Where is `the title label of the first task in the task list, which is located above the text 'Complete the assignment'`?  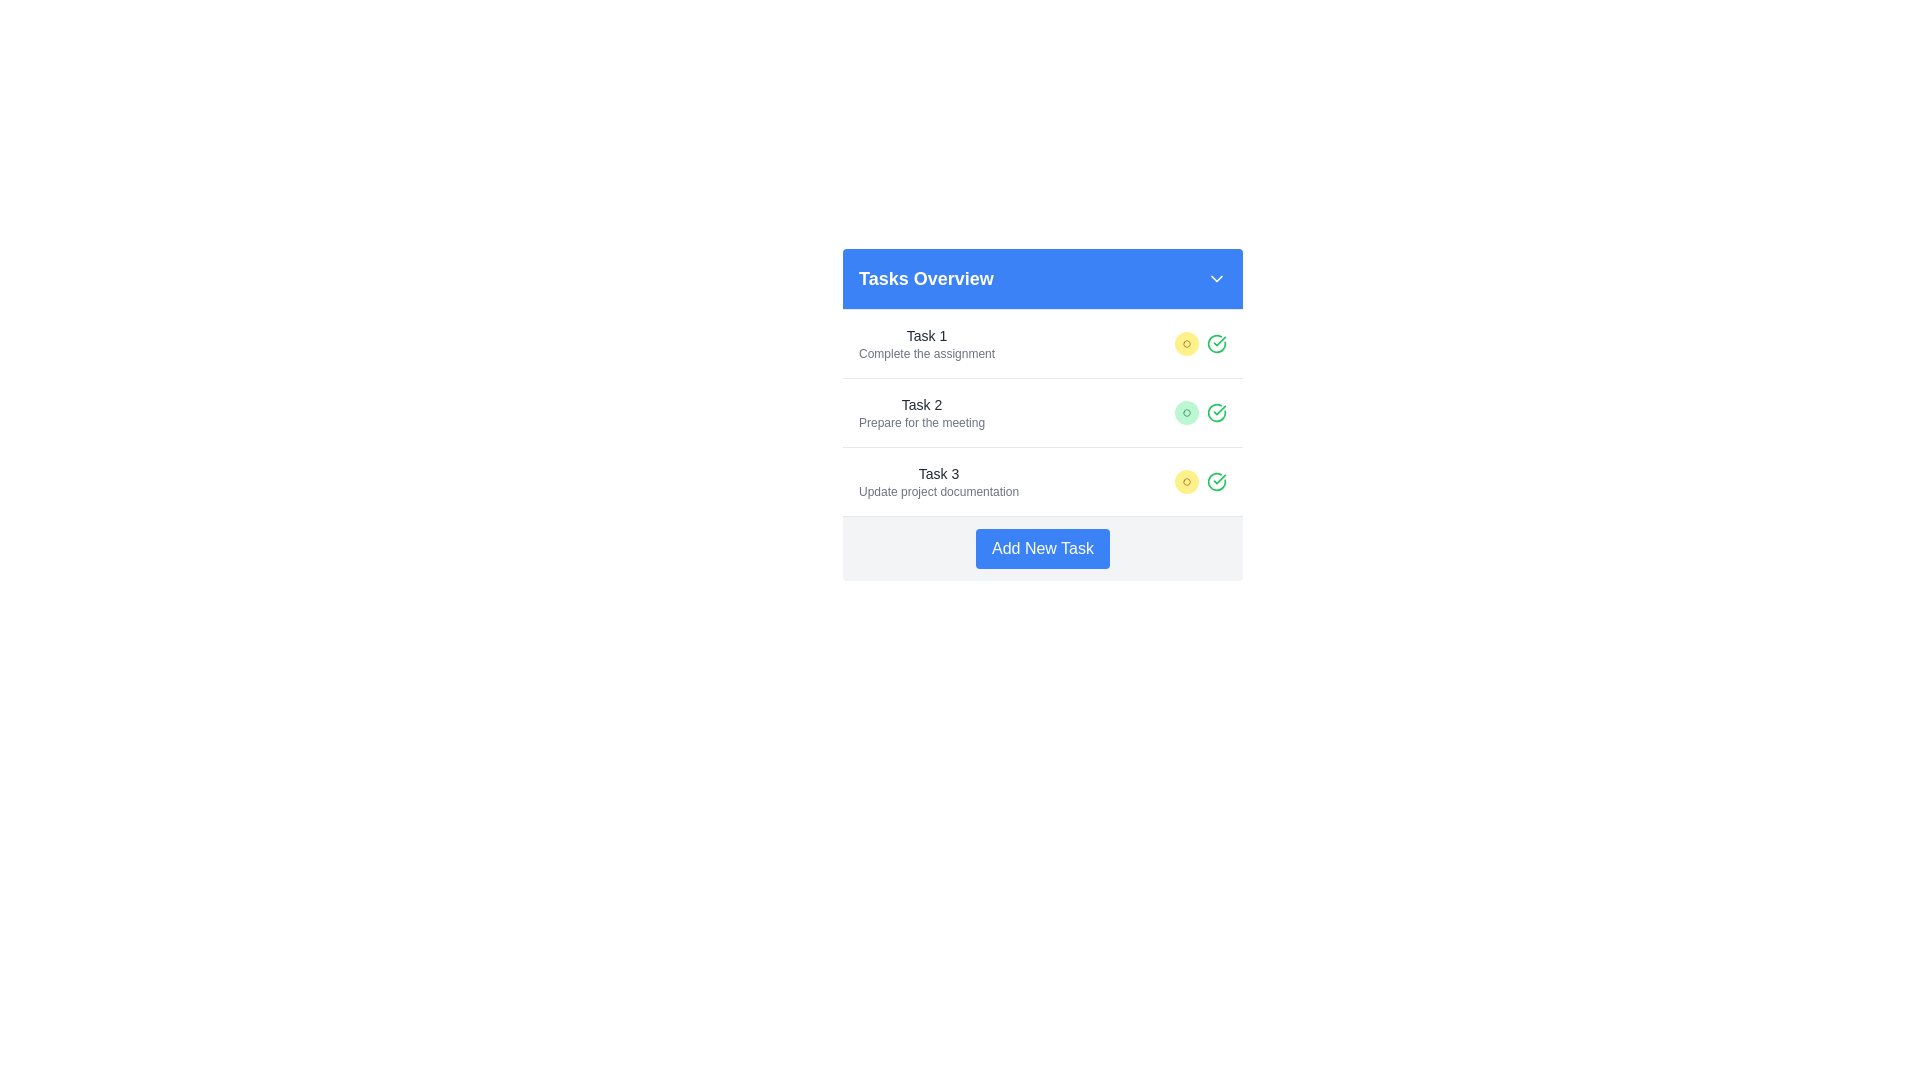 the title label of the first task in the task list, which is located above the text 'Complete the assignment' is located at coordinates (925, 334).